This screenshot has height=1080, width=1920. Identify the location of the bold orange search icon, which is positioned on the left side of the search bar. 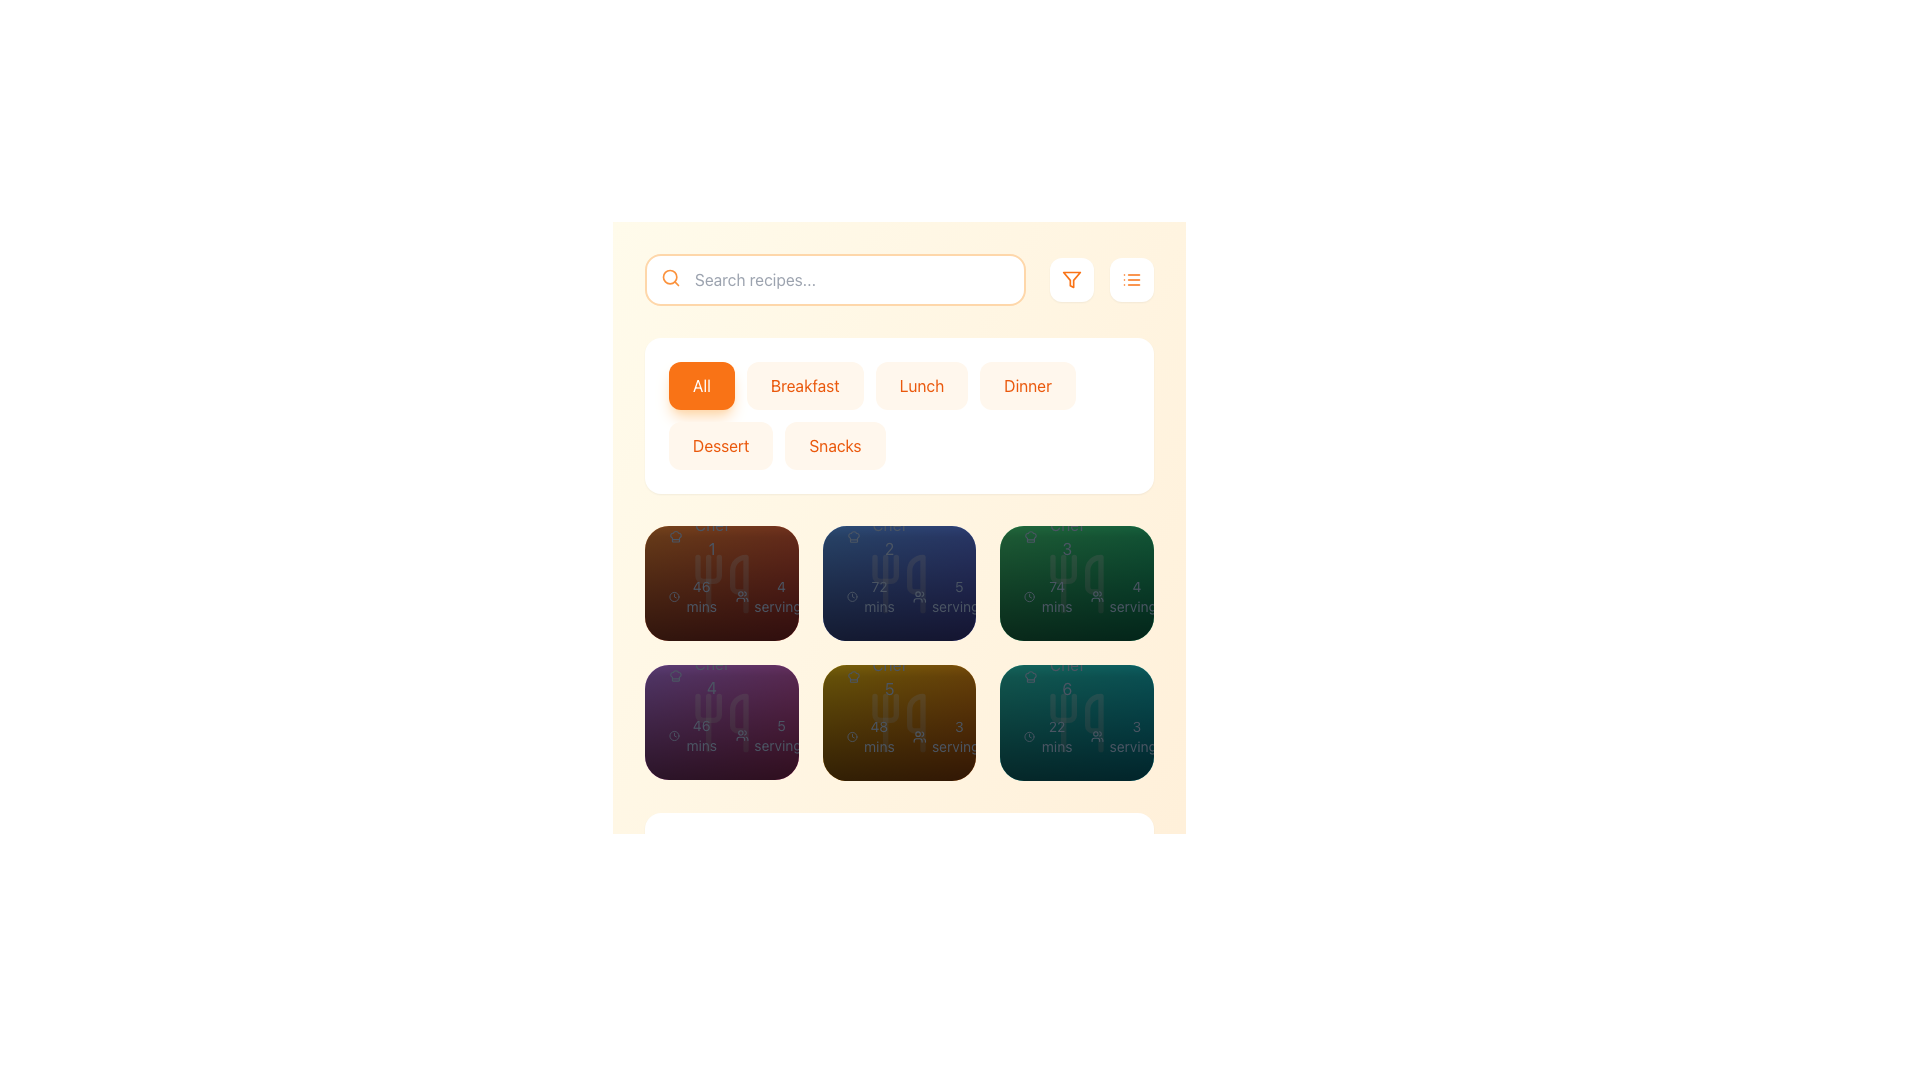
(671, 277).